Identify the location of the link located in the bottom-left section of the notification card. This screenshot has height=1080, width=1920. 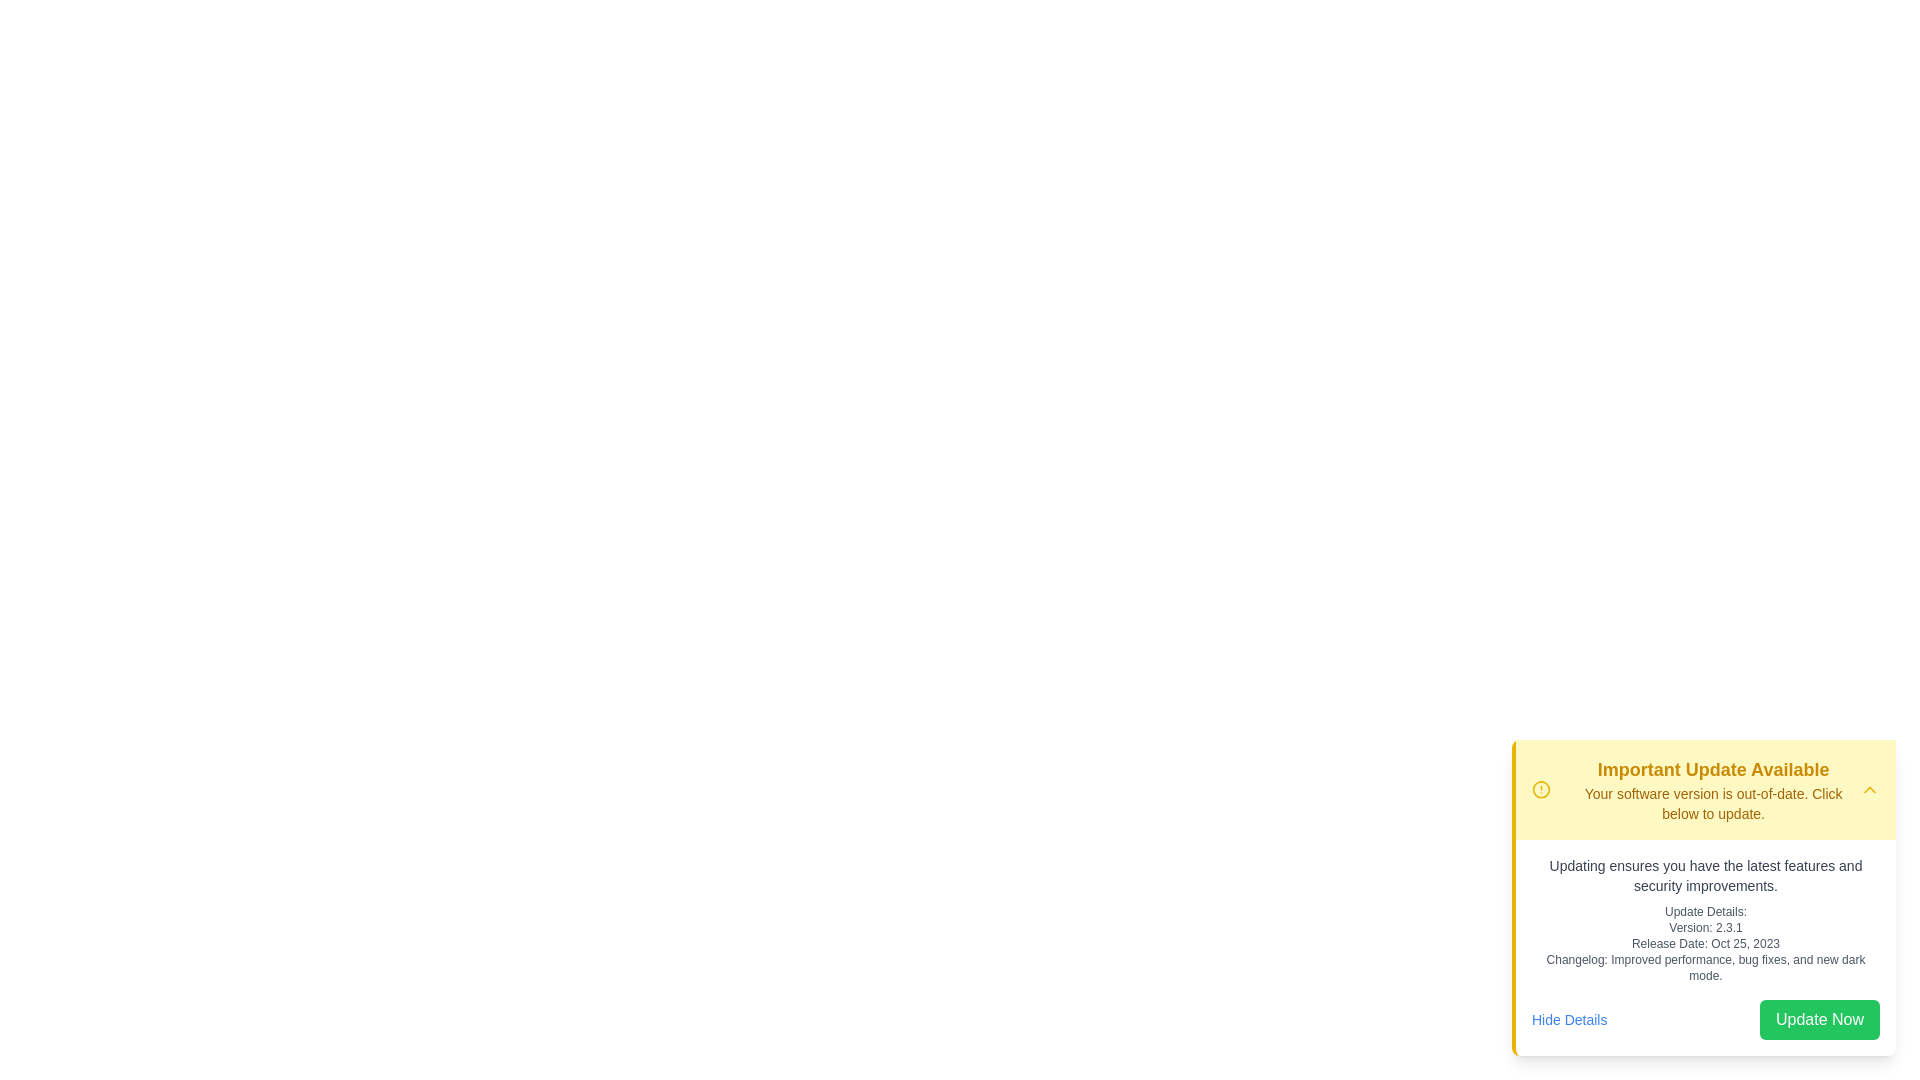
(1568, 1019).